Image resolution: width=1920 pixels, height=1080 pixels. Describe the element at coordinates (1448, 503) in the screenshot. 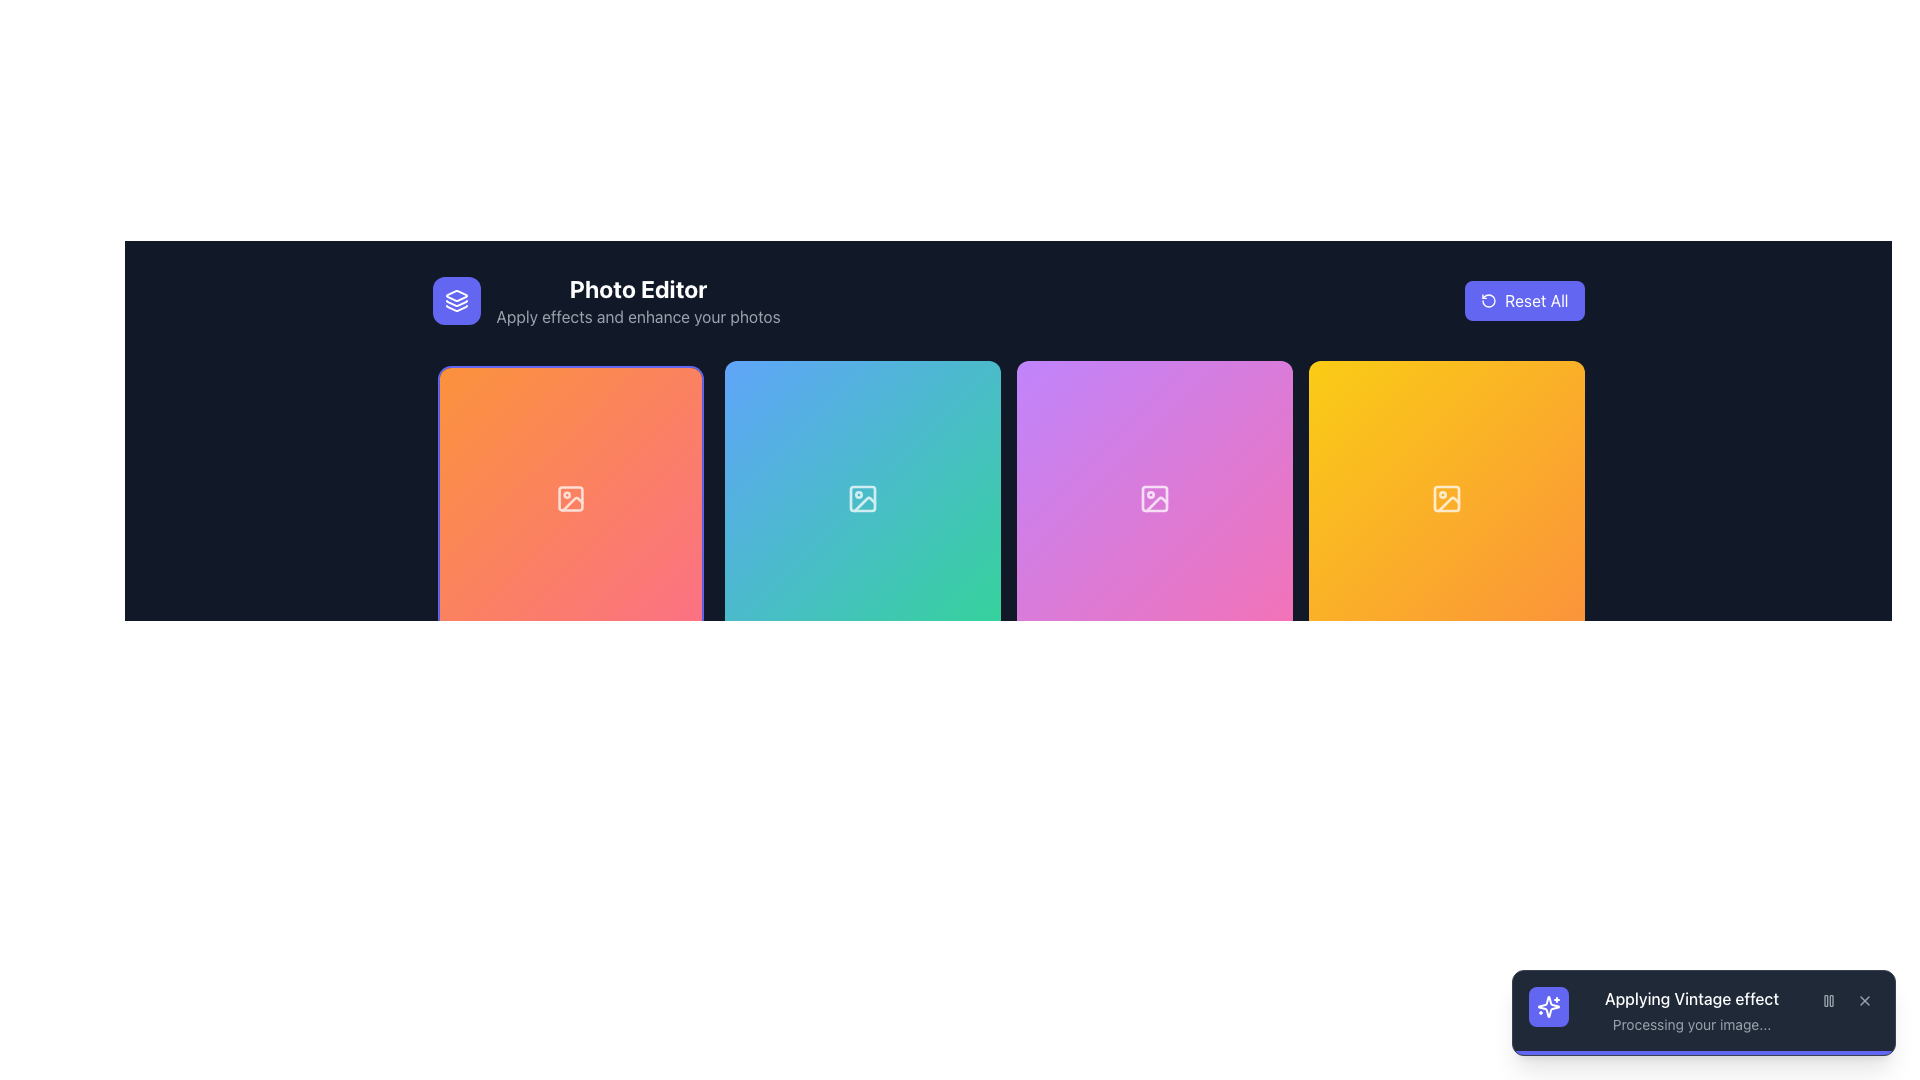

I see `the icon representing a slanted line and shape, which is part of the last yellow card in a sequence of four cards` at that location.